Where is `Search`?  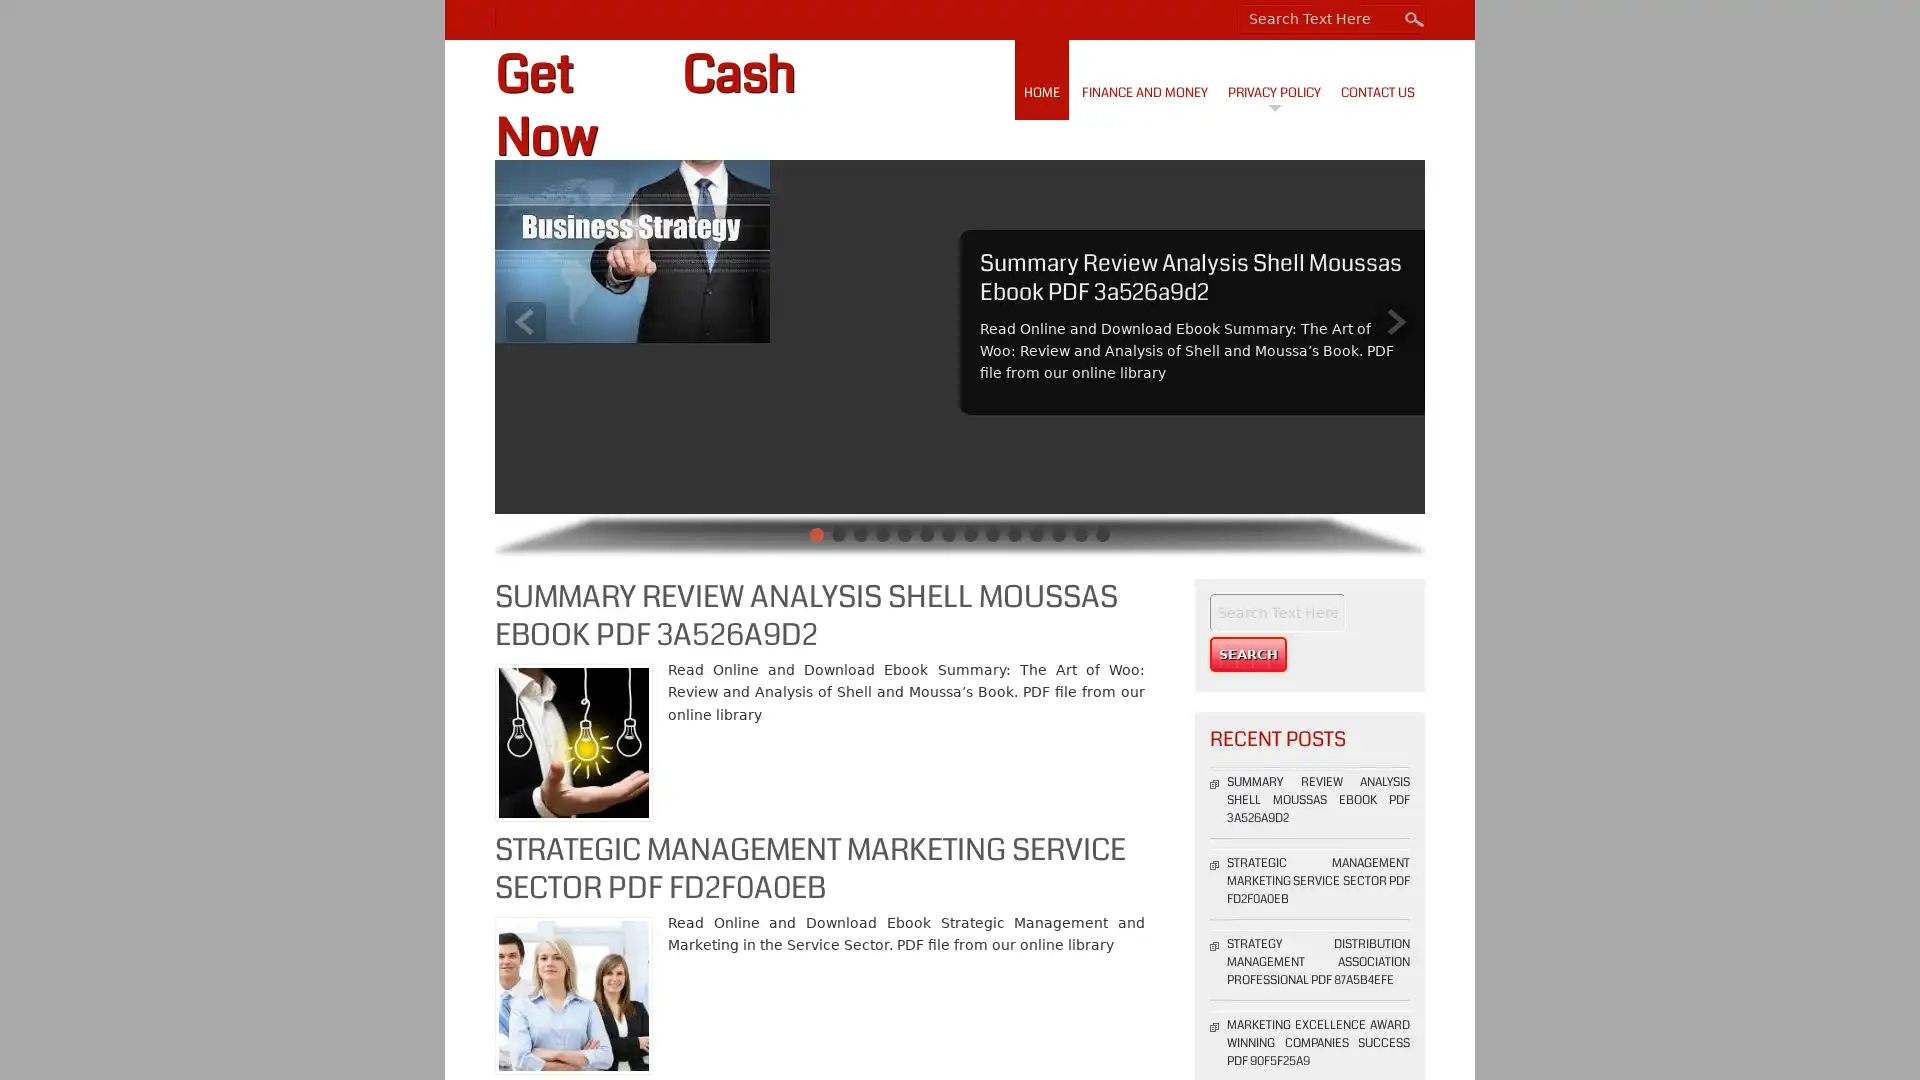 Search is located at coordinates (1247, 654).